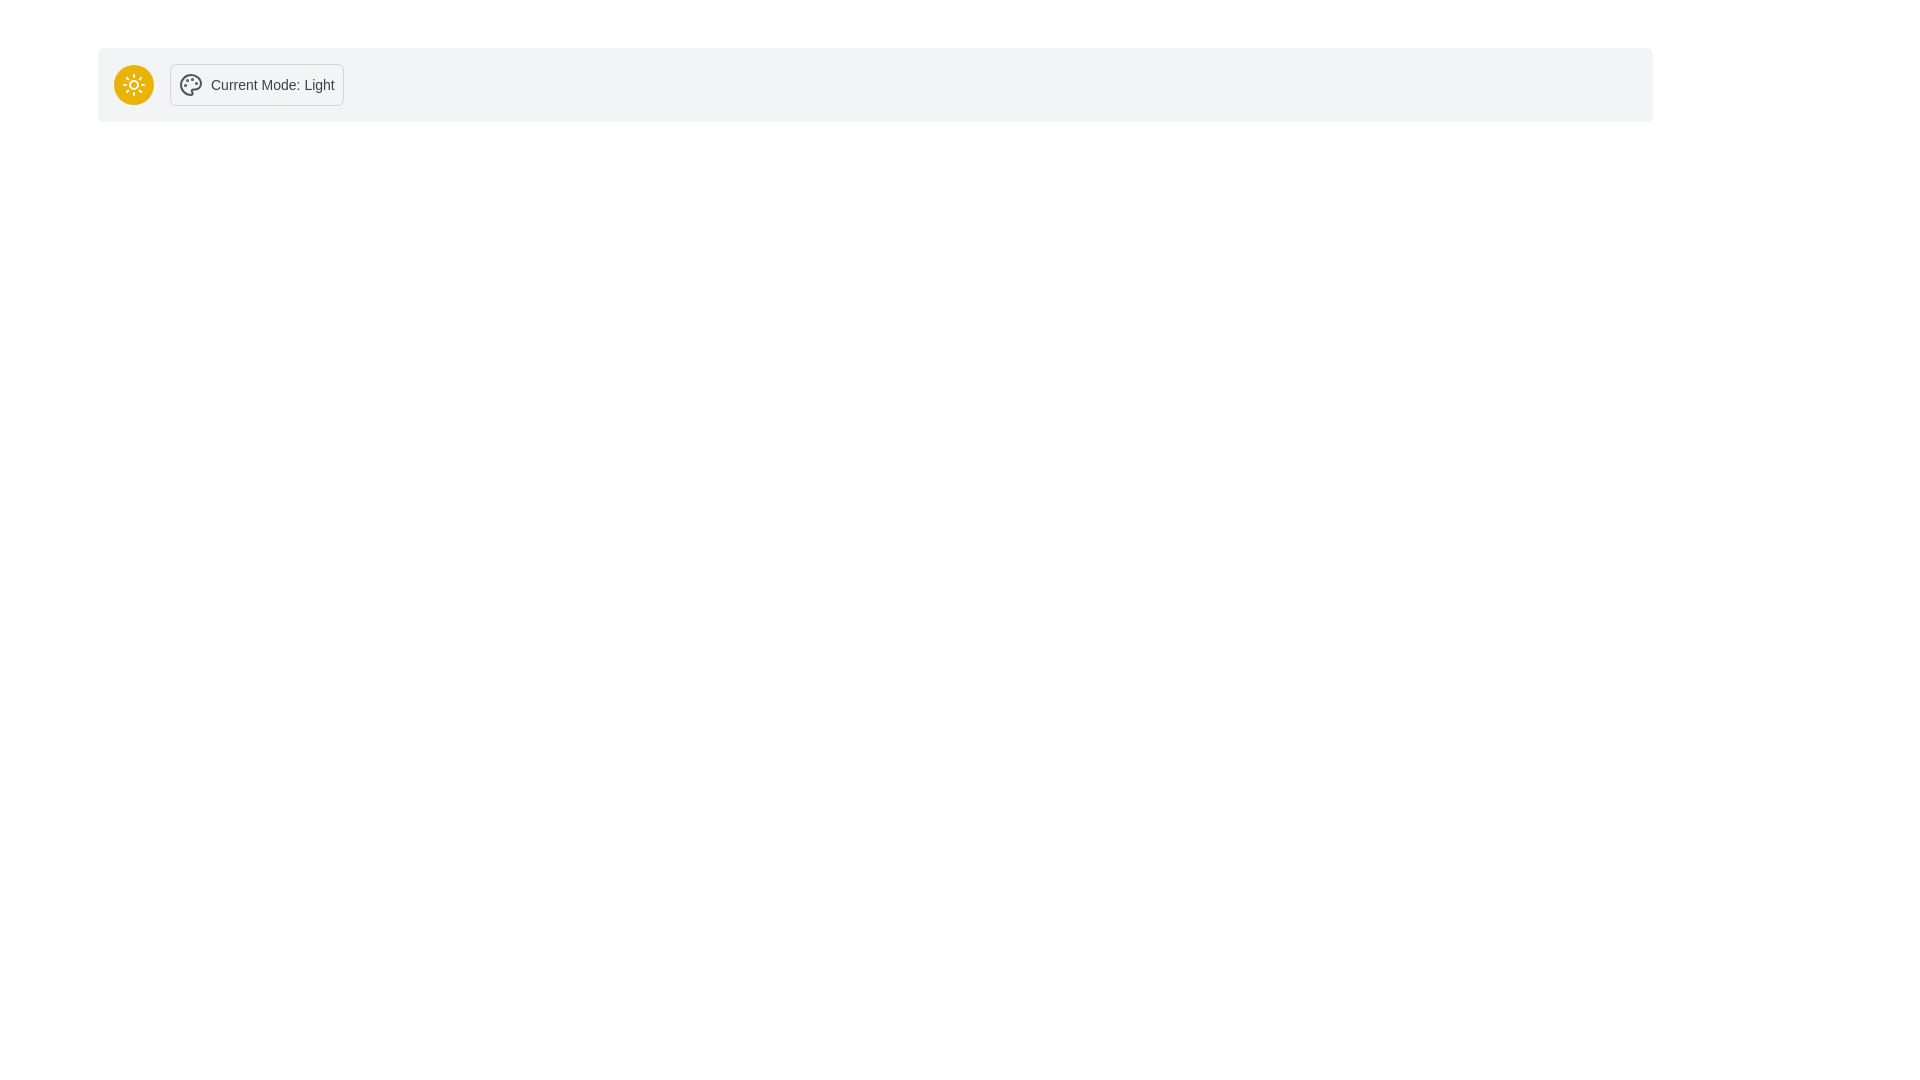 The image size is (1920, 1080). What do you see at coordinates (191, 83) in the screenshot?
I see `the SVG graphical element shaped like a painter's palette located in the top left corner of the interface, near the current mode label` at bounding box center [191, 83].